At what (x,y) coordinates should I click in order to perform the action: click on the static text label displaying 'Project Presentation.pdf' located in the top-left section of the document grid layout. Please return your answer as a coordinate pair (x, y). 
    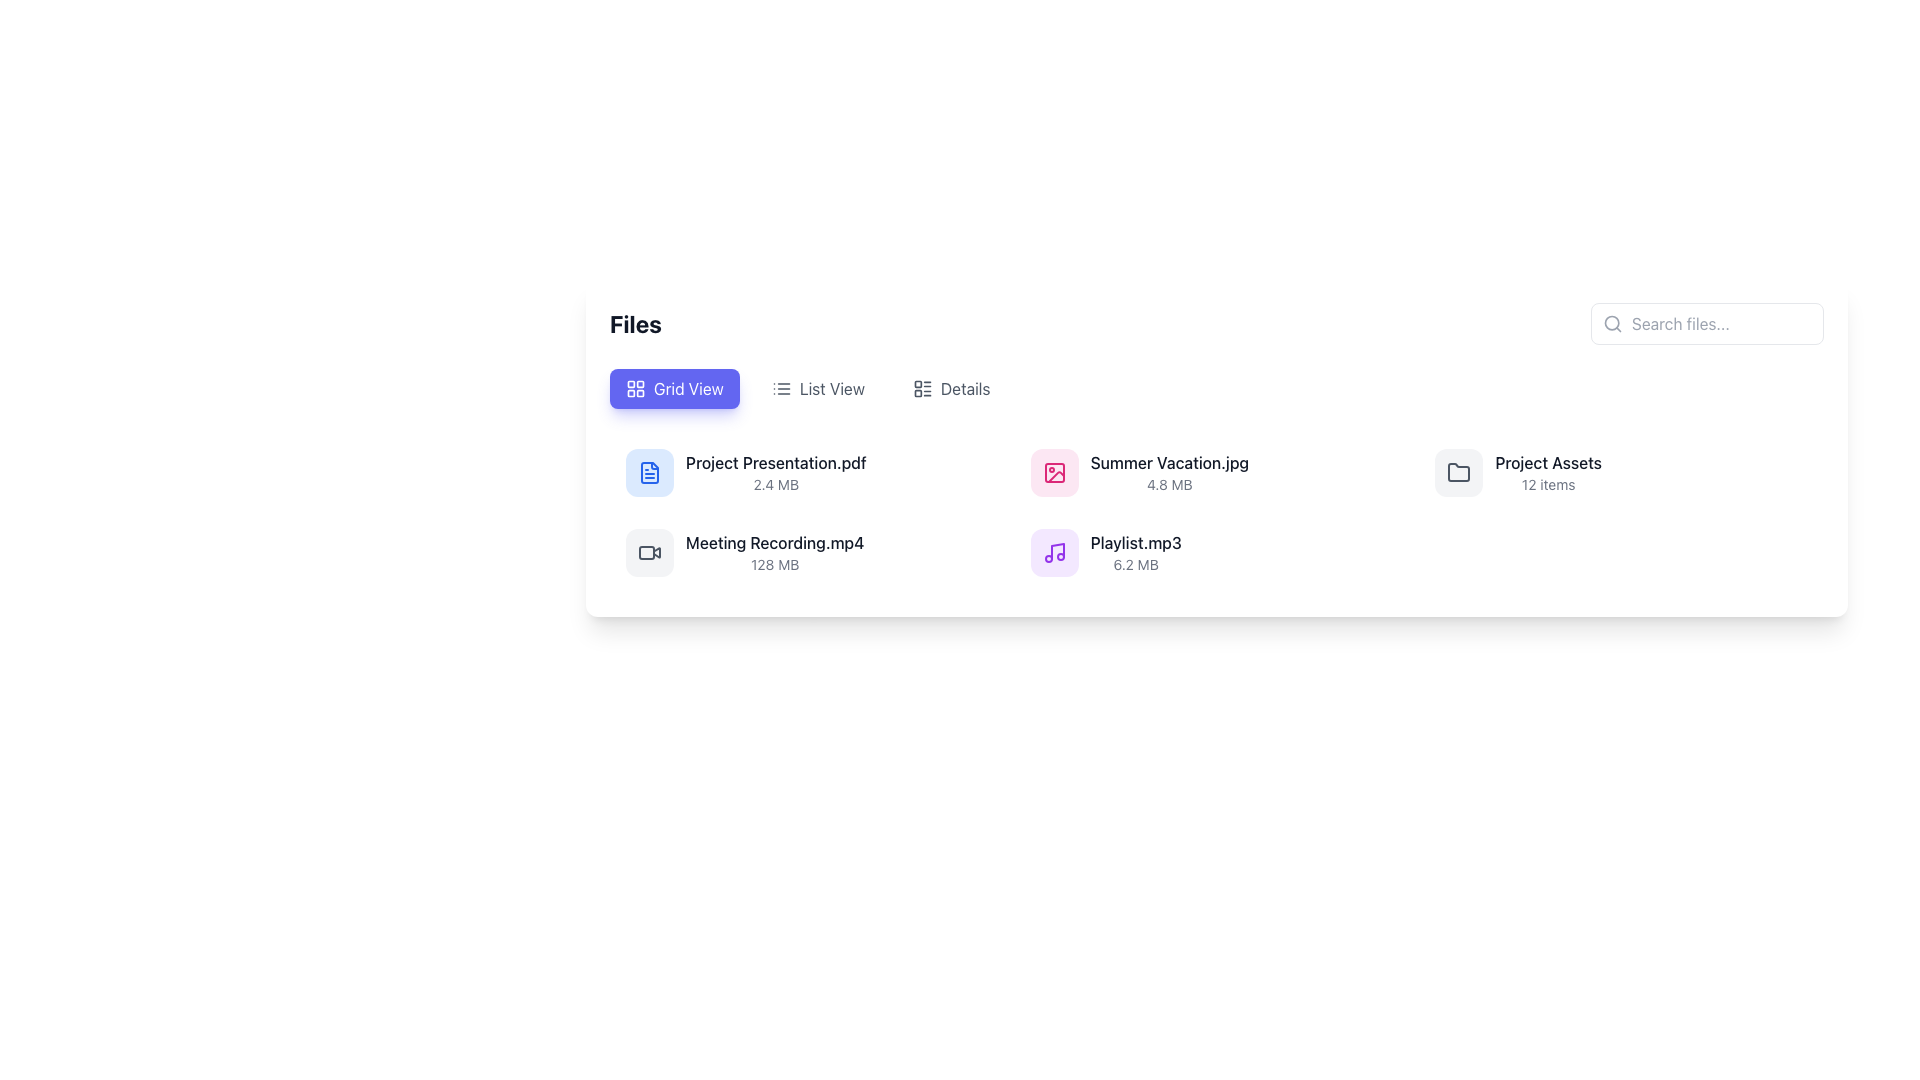
    Looking at the image, I should click on (775, 462).